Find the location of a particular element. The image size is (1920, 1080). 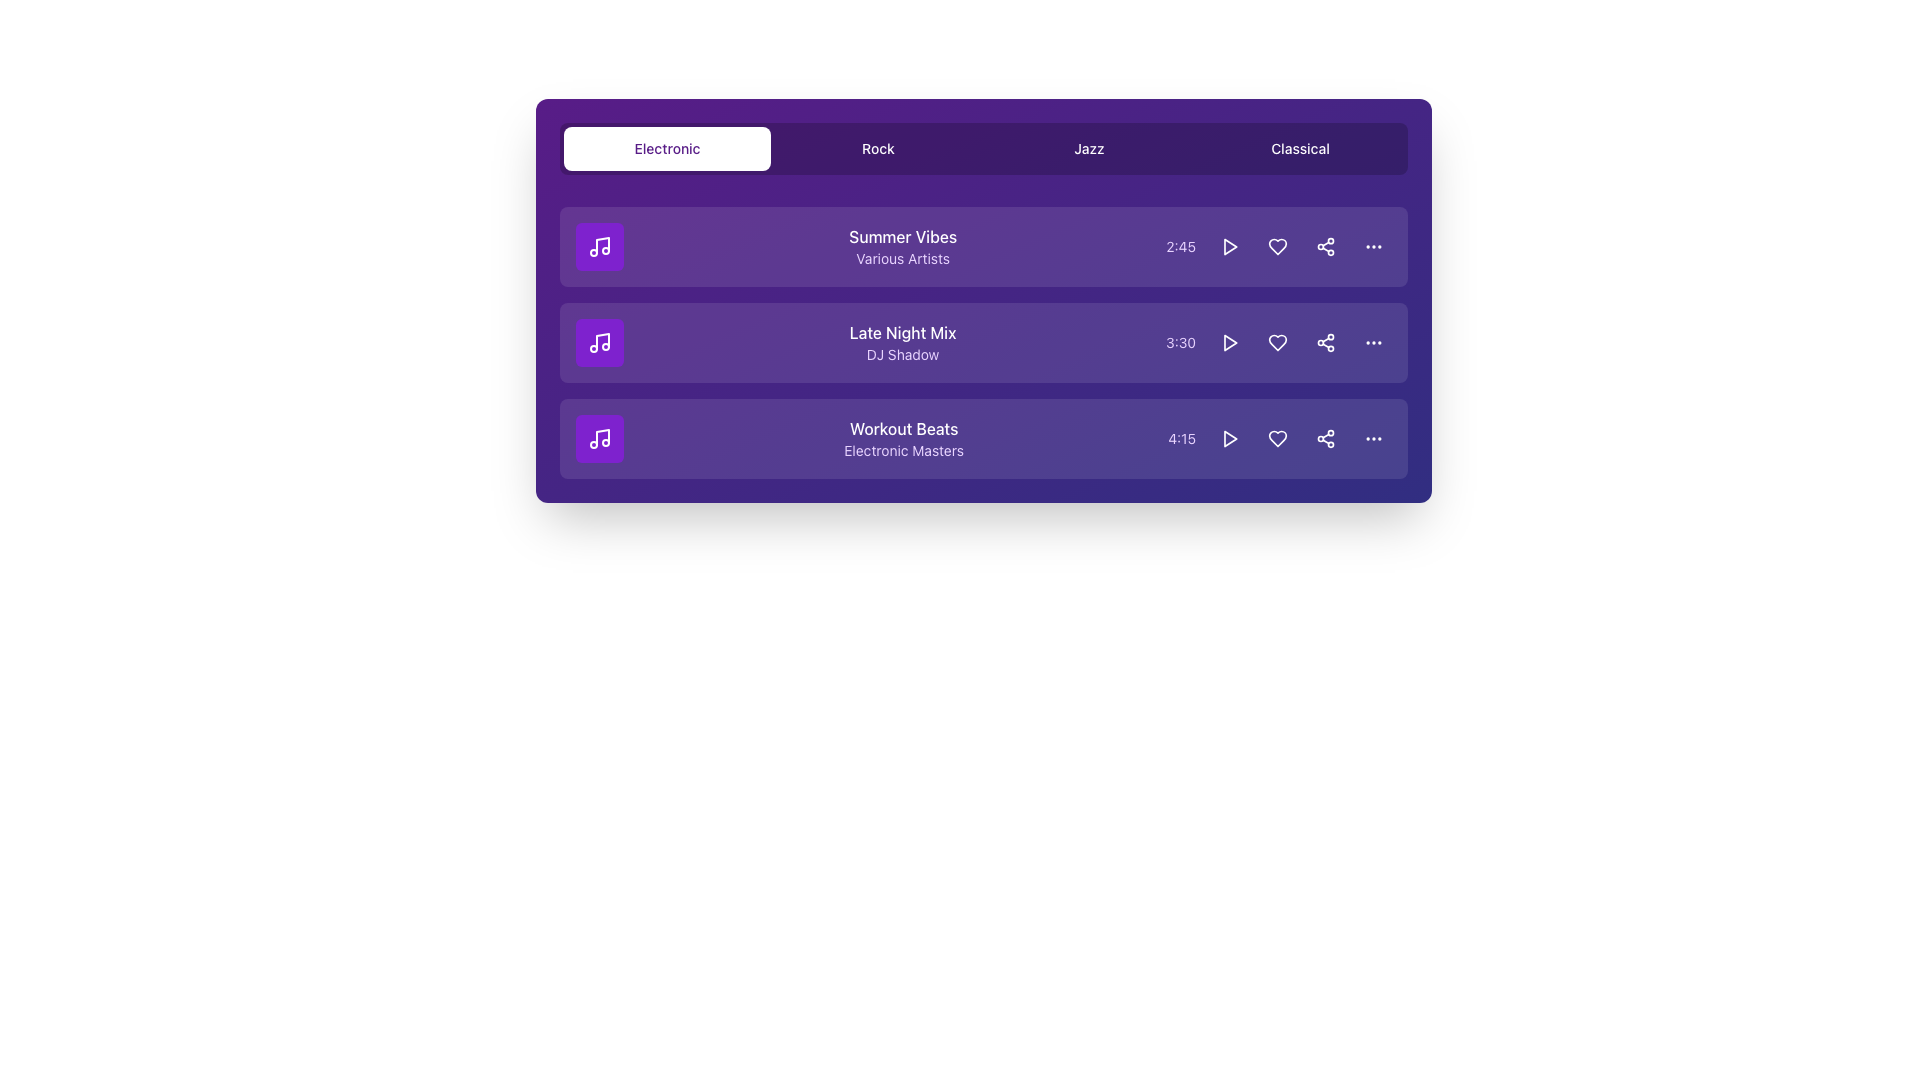

the heart-shaped icon styled as a solid white heart, located in the first row representing the 'Summer Vibes' track is located at coordinates (1276, 245).